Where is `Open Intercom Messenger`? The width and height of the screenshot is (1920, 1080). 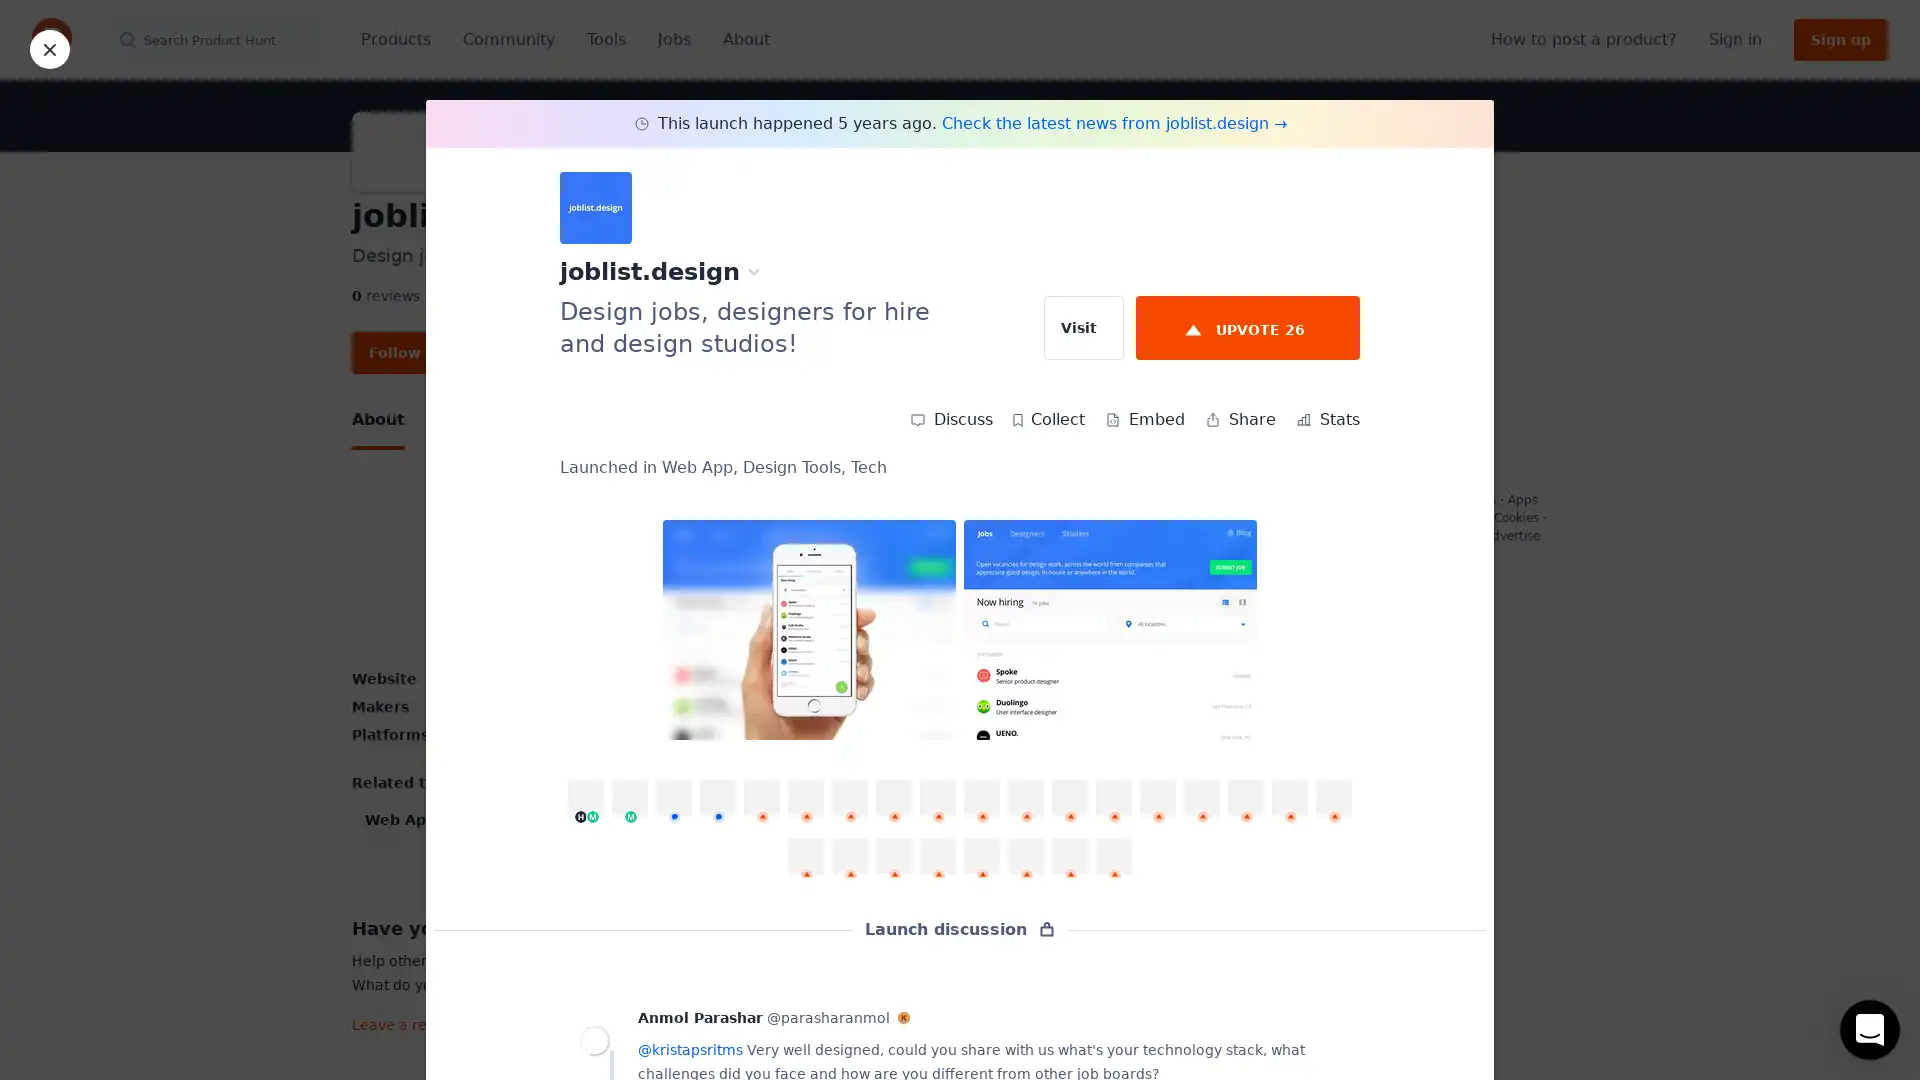 Open Intercom Messenger is located at coordinates (1869, 1029).